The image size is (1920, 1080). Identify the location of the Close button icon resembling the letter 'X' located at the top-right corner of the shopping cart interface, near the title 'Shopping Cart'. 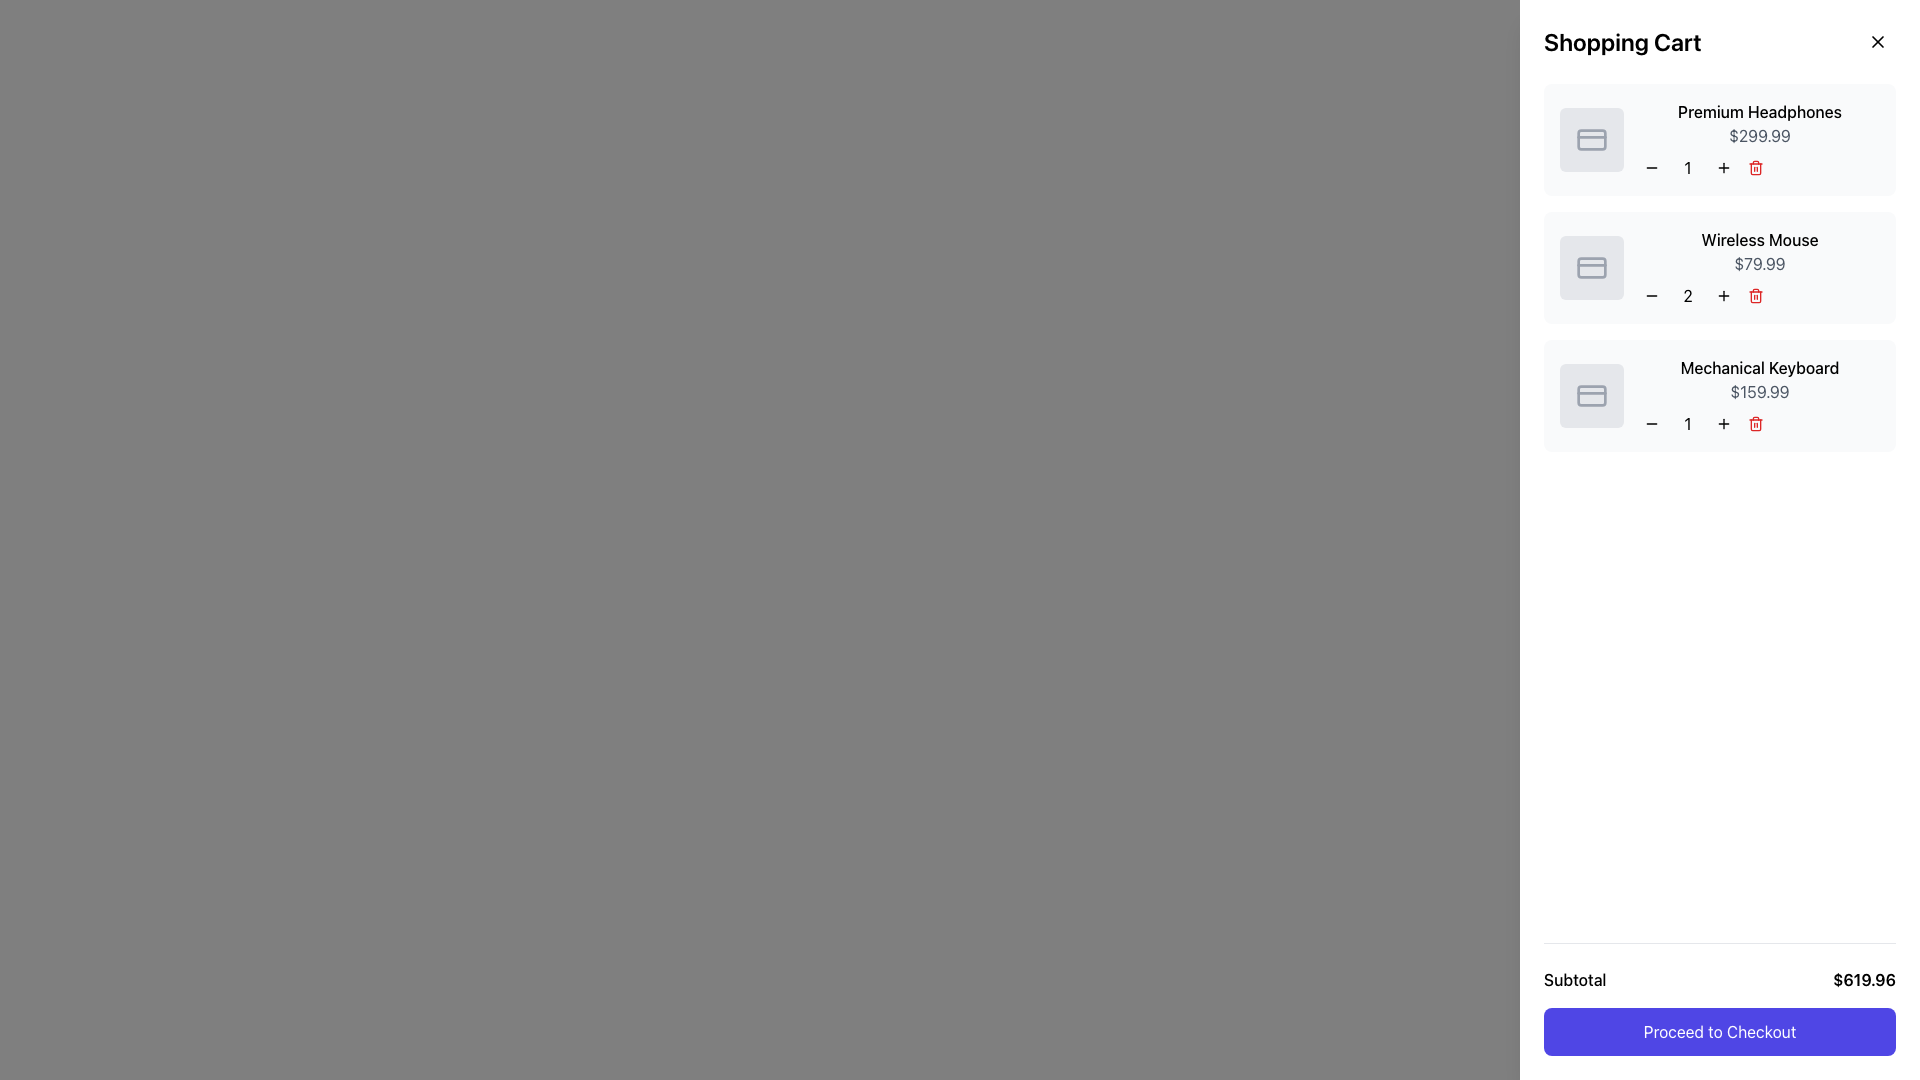
(1876, 42).